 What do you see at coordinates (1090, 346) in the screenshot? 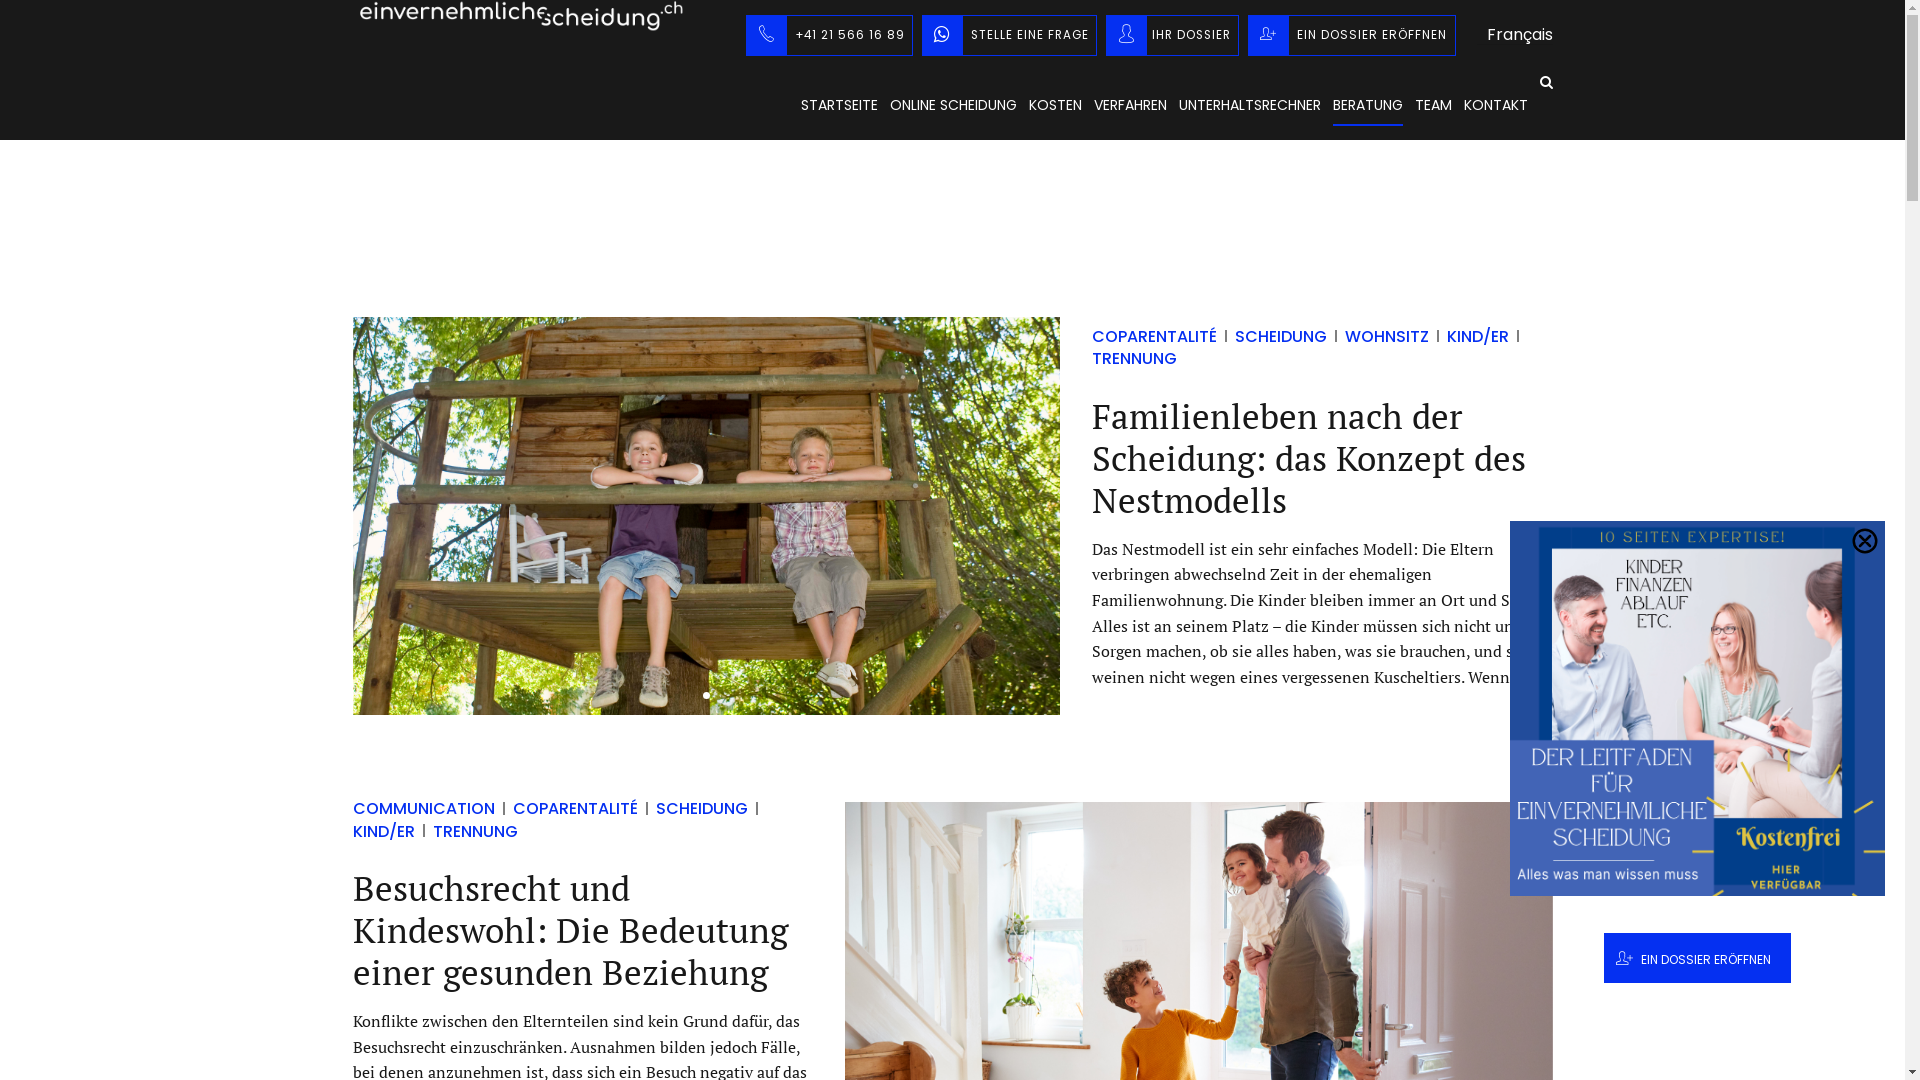
I see `'TRENNUNG'` at bounding box center [1090, 346].